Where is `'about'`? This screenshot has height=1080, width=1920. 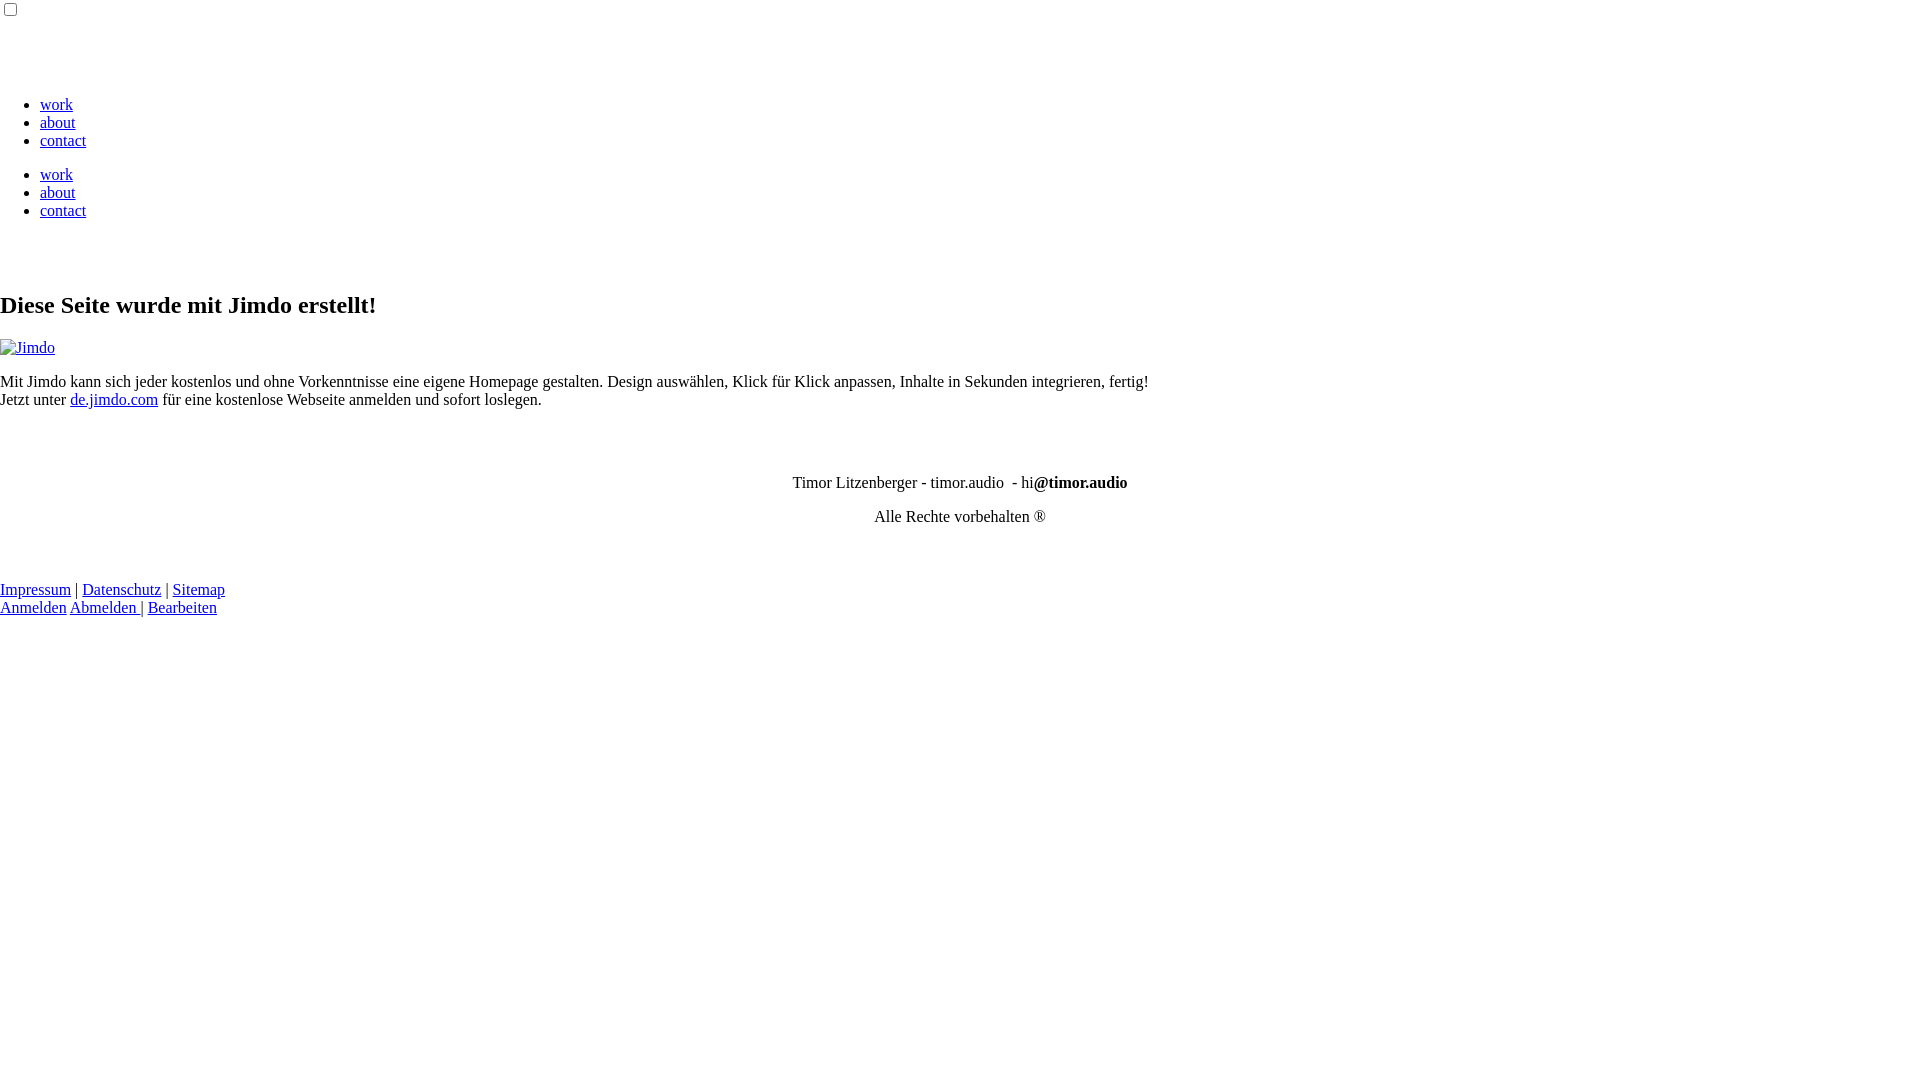 'about' is located at coordinates (39, 122).